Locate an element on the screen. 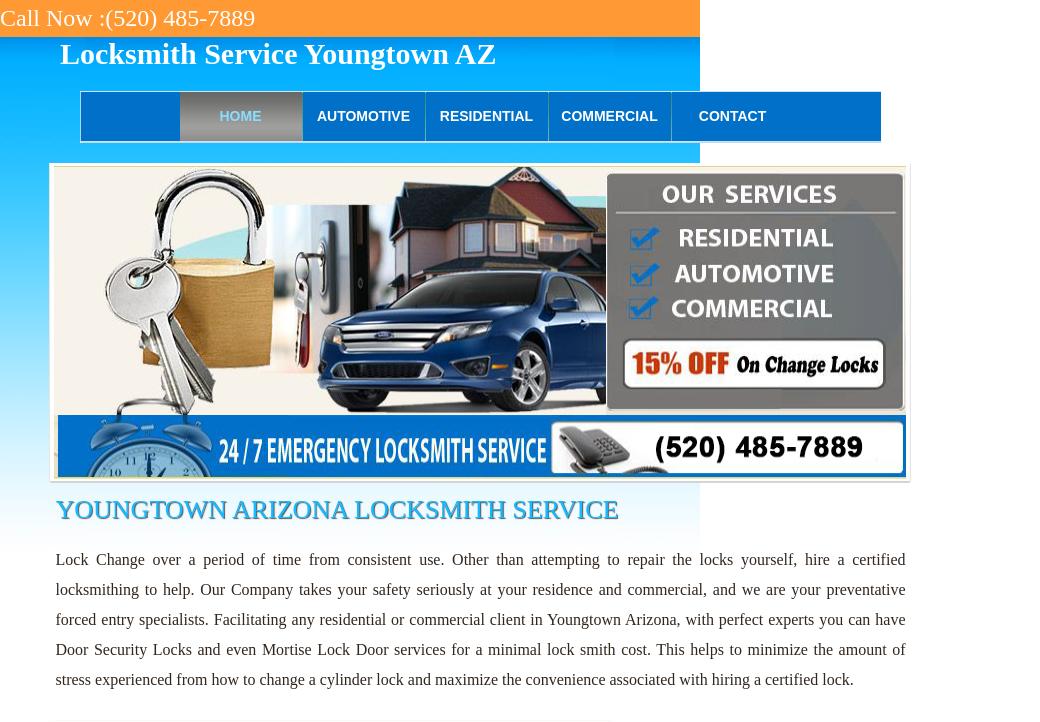 Image resolution: width=1040 pixels, height=722 pixels. 'Home' is located at coordinates (219, 115).